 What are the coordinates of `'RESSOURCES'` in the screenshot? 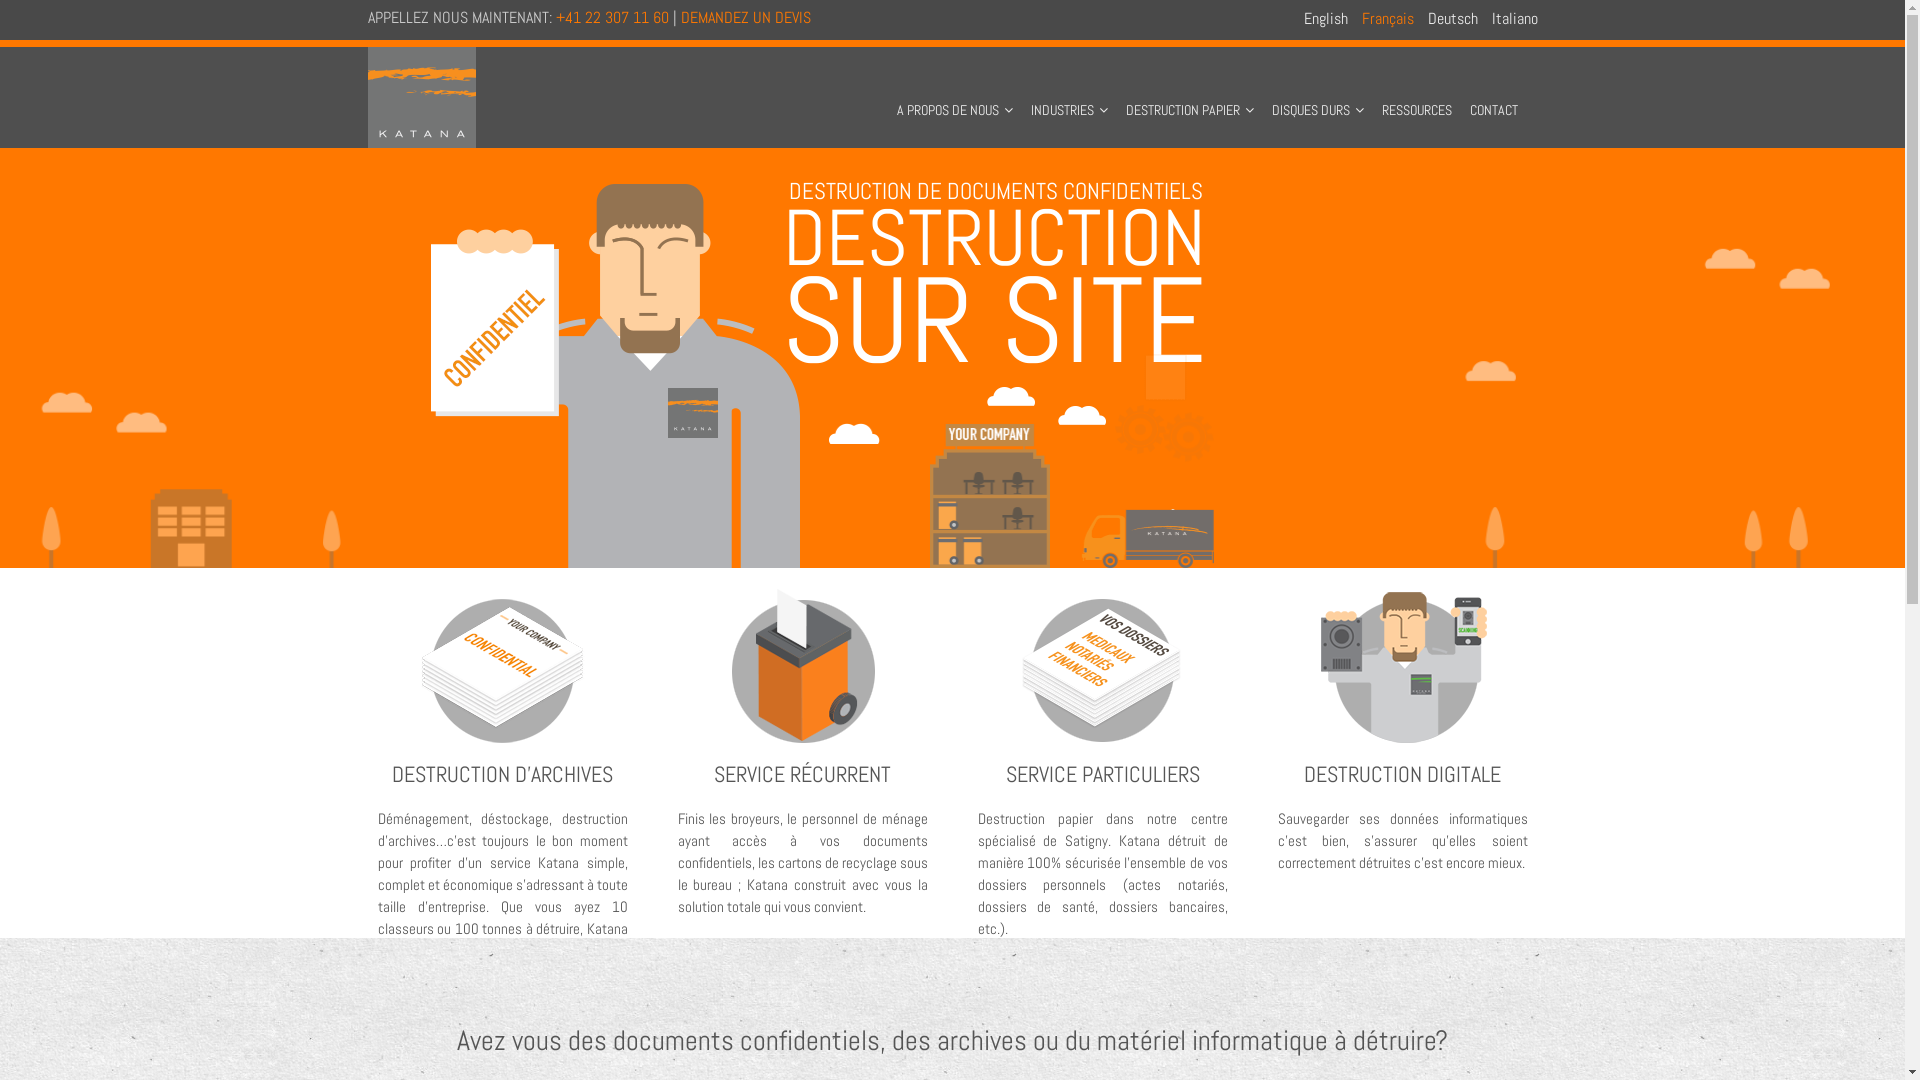 It's located at (1415, 93).